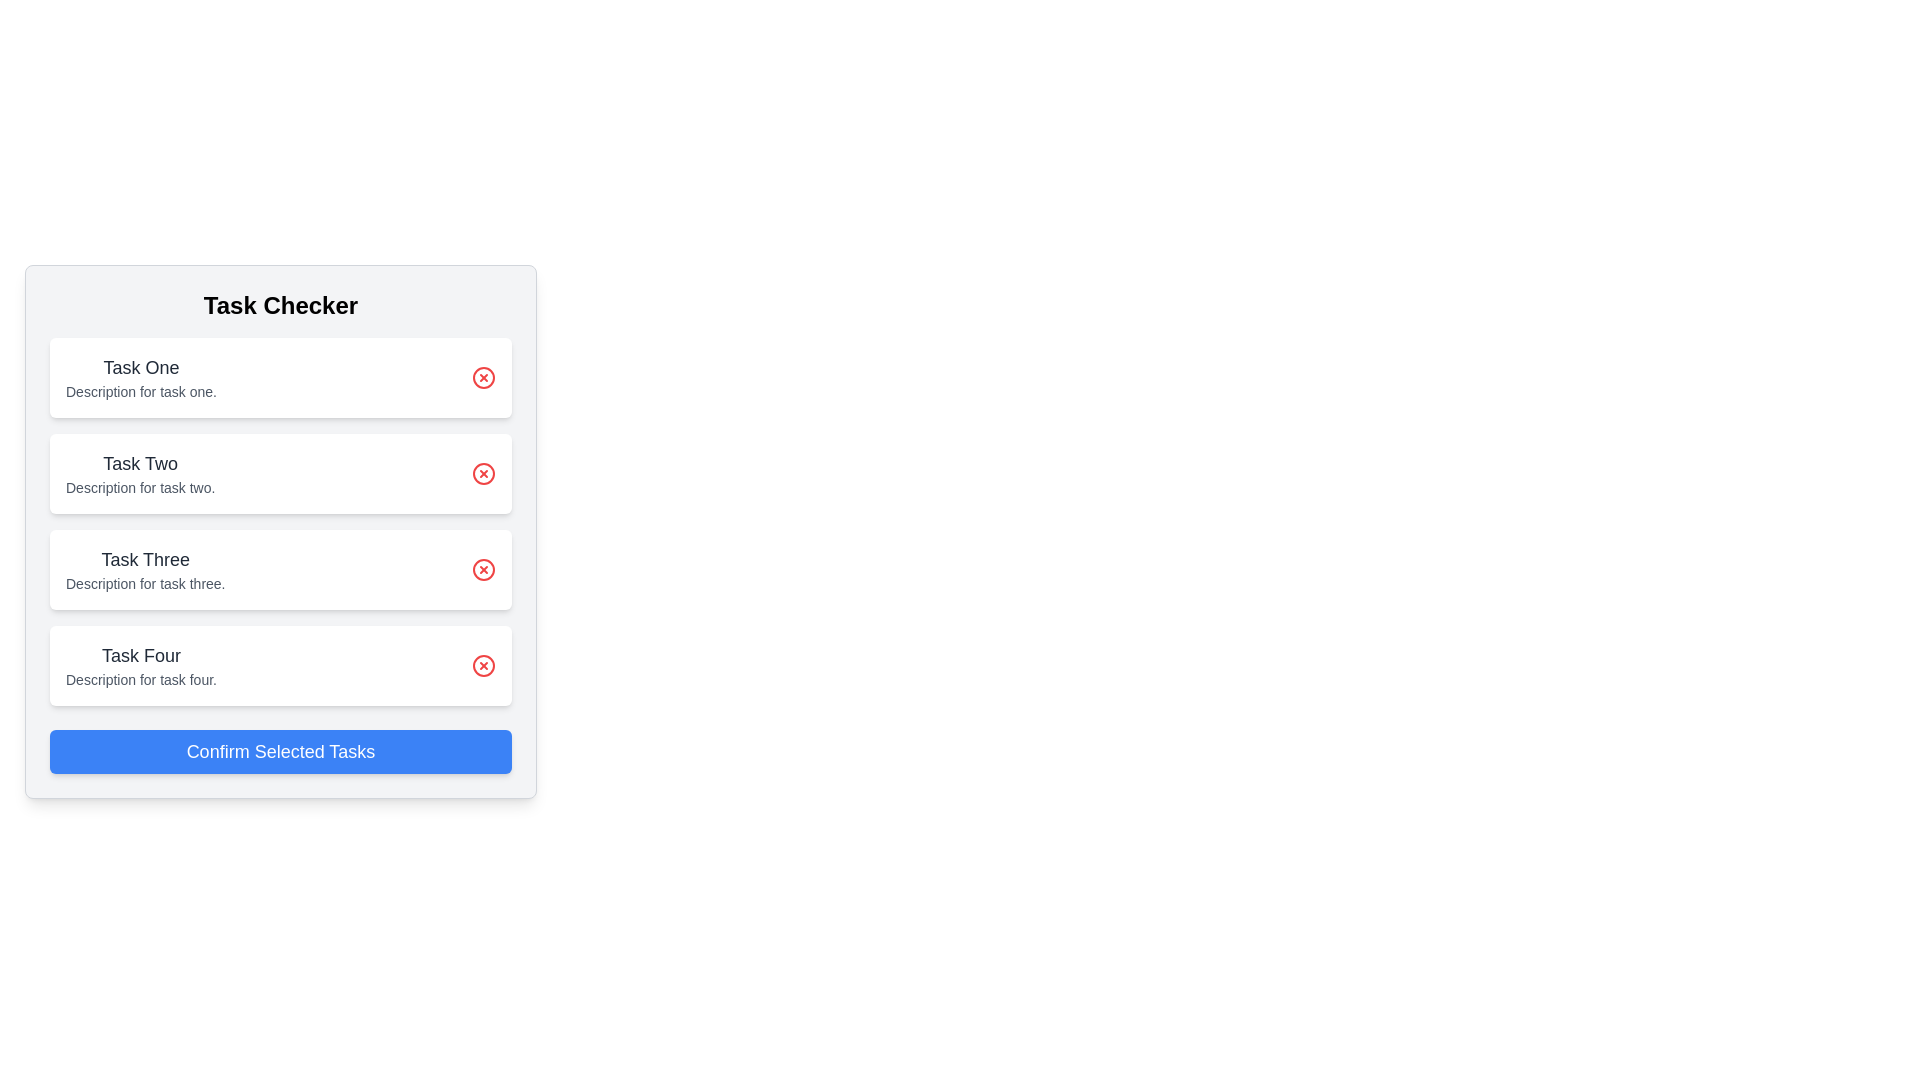  What do you see at coordinates (280, 305) in the screenshot?
I see `the 'Task Checker' label` at bounding box center [280, 305].